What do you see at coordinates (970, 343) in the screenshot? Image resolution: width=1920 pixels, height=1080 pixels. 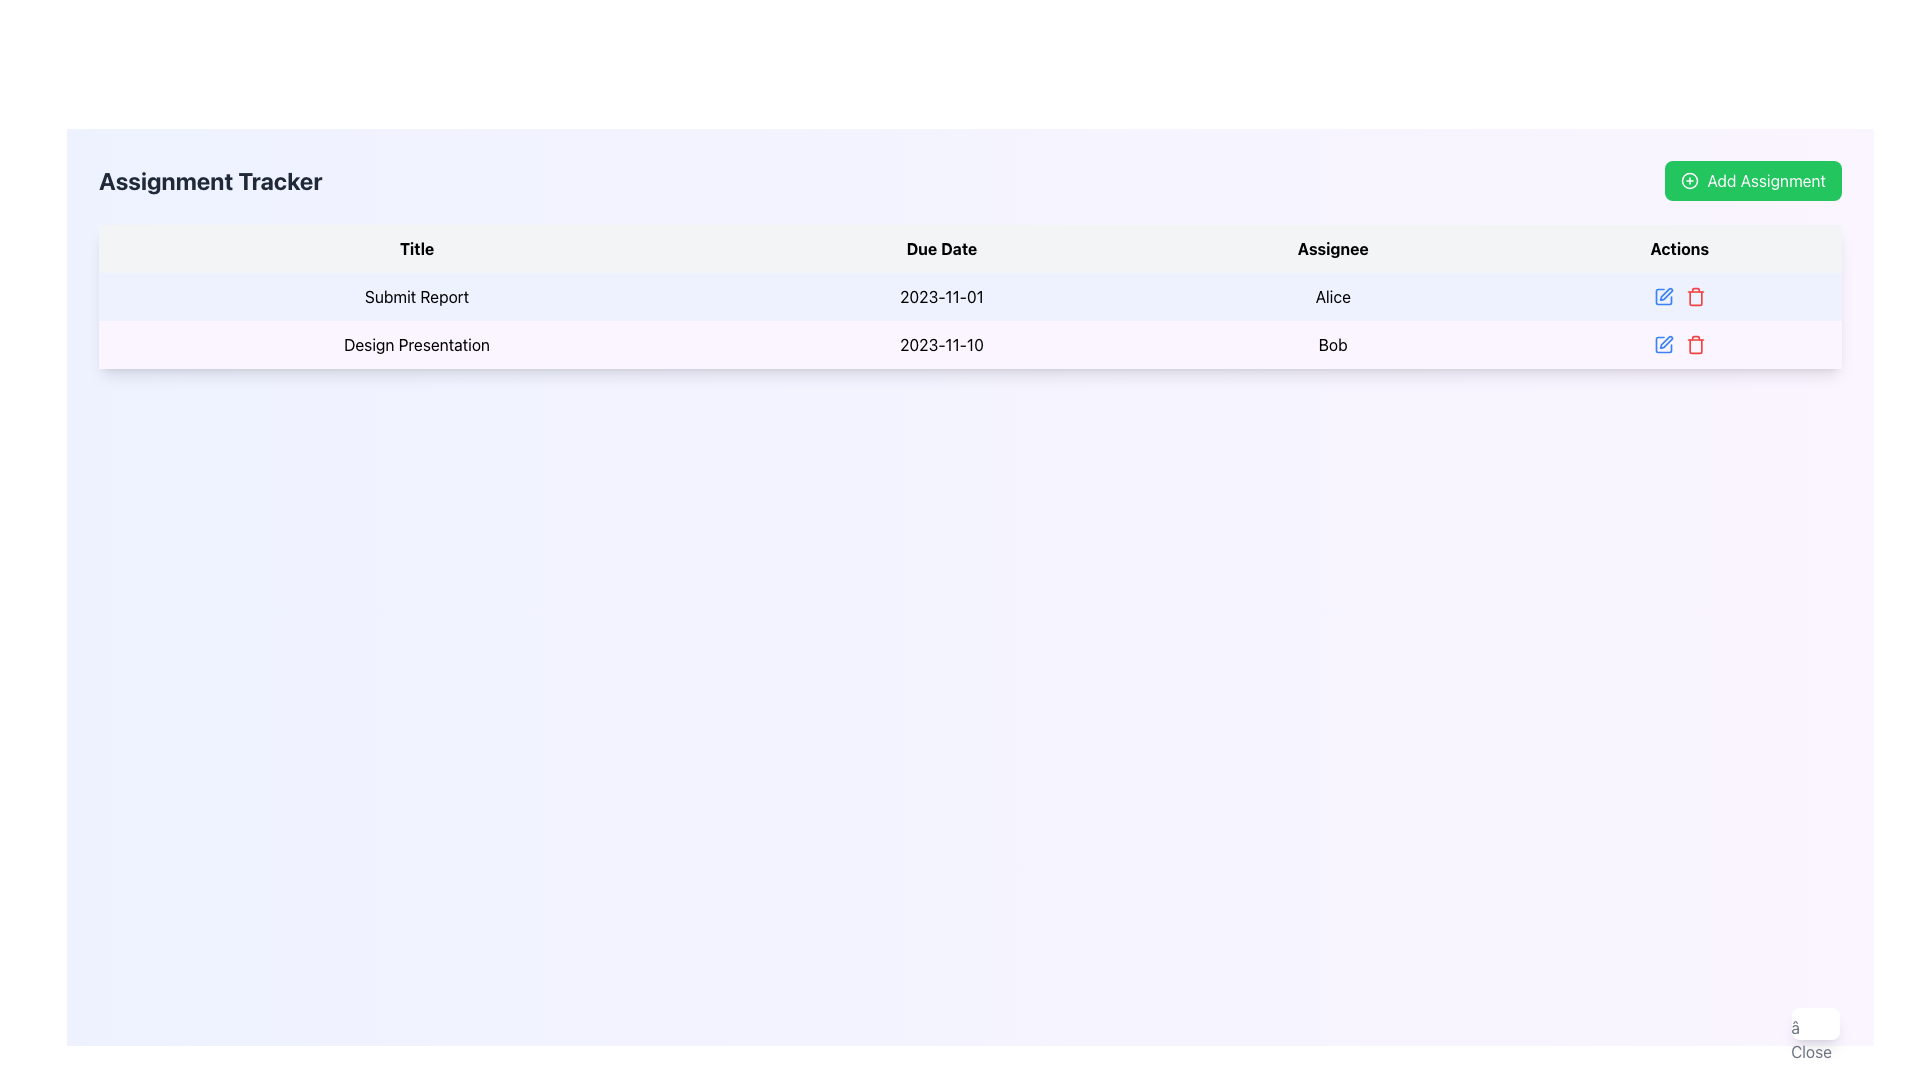 I see `the second row in the 'Assignment Tracker' table` at bounding box center [970, 343].